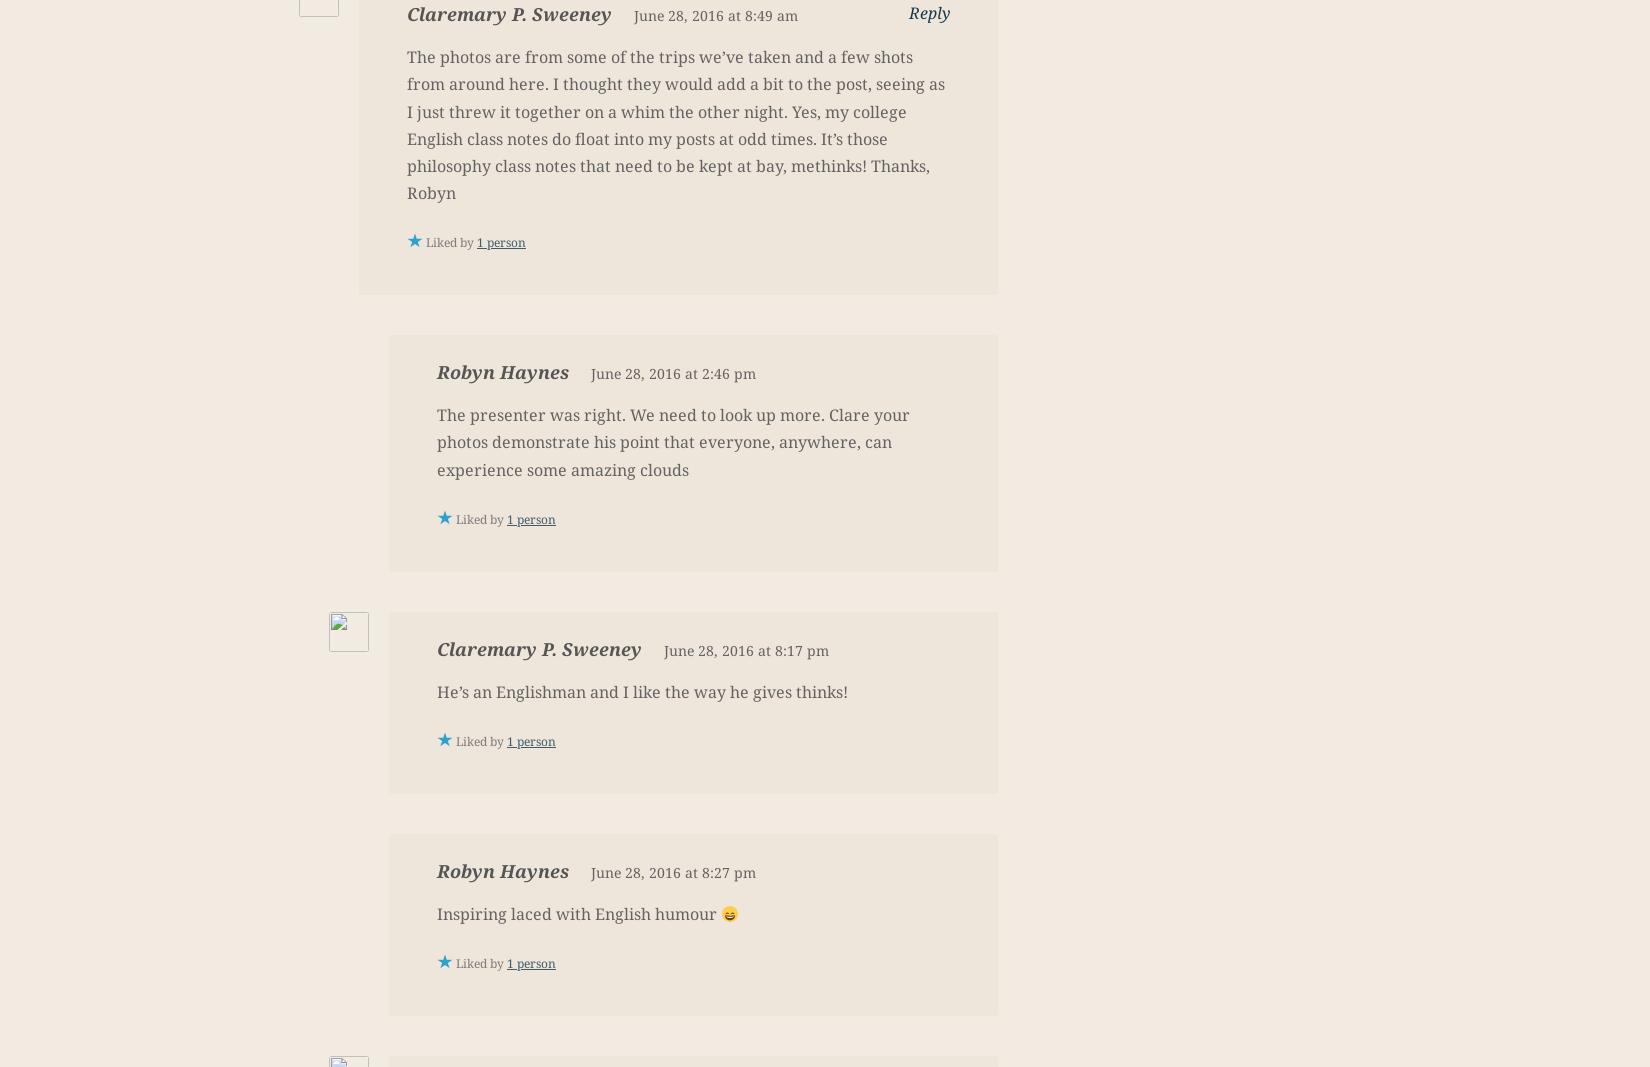 This screenshot has height=1067, width=1650. What do you see at coordinates (590, 871) in the screenshot?
I see `'June 28, 2016 at 8:27 pm'` at bounding box center [590, 871].